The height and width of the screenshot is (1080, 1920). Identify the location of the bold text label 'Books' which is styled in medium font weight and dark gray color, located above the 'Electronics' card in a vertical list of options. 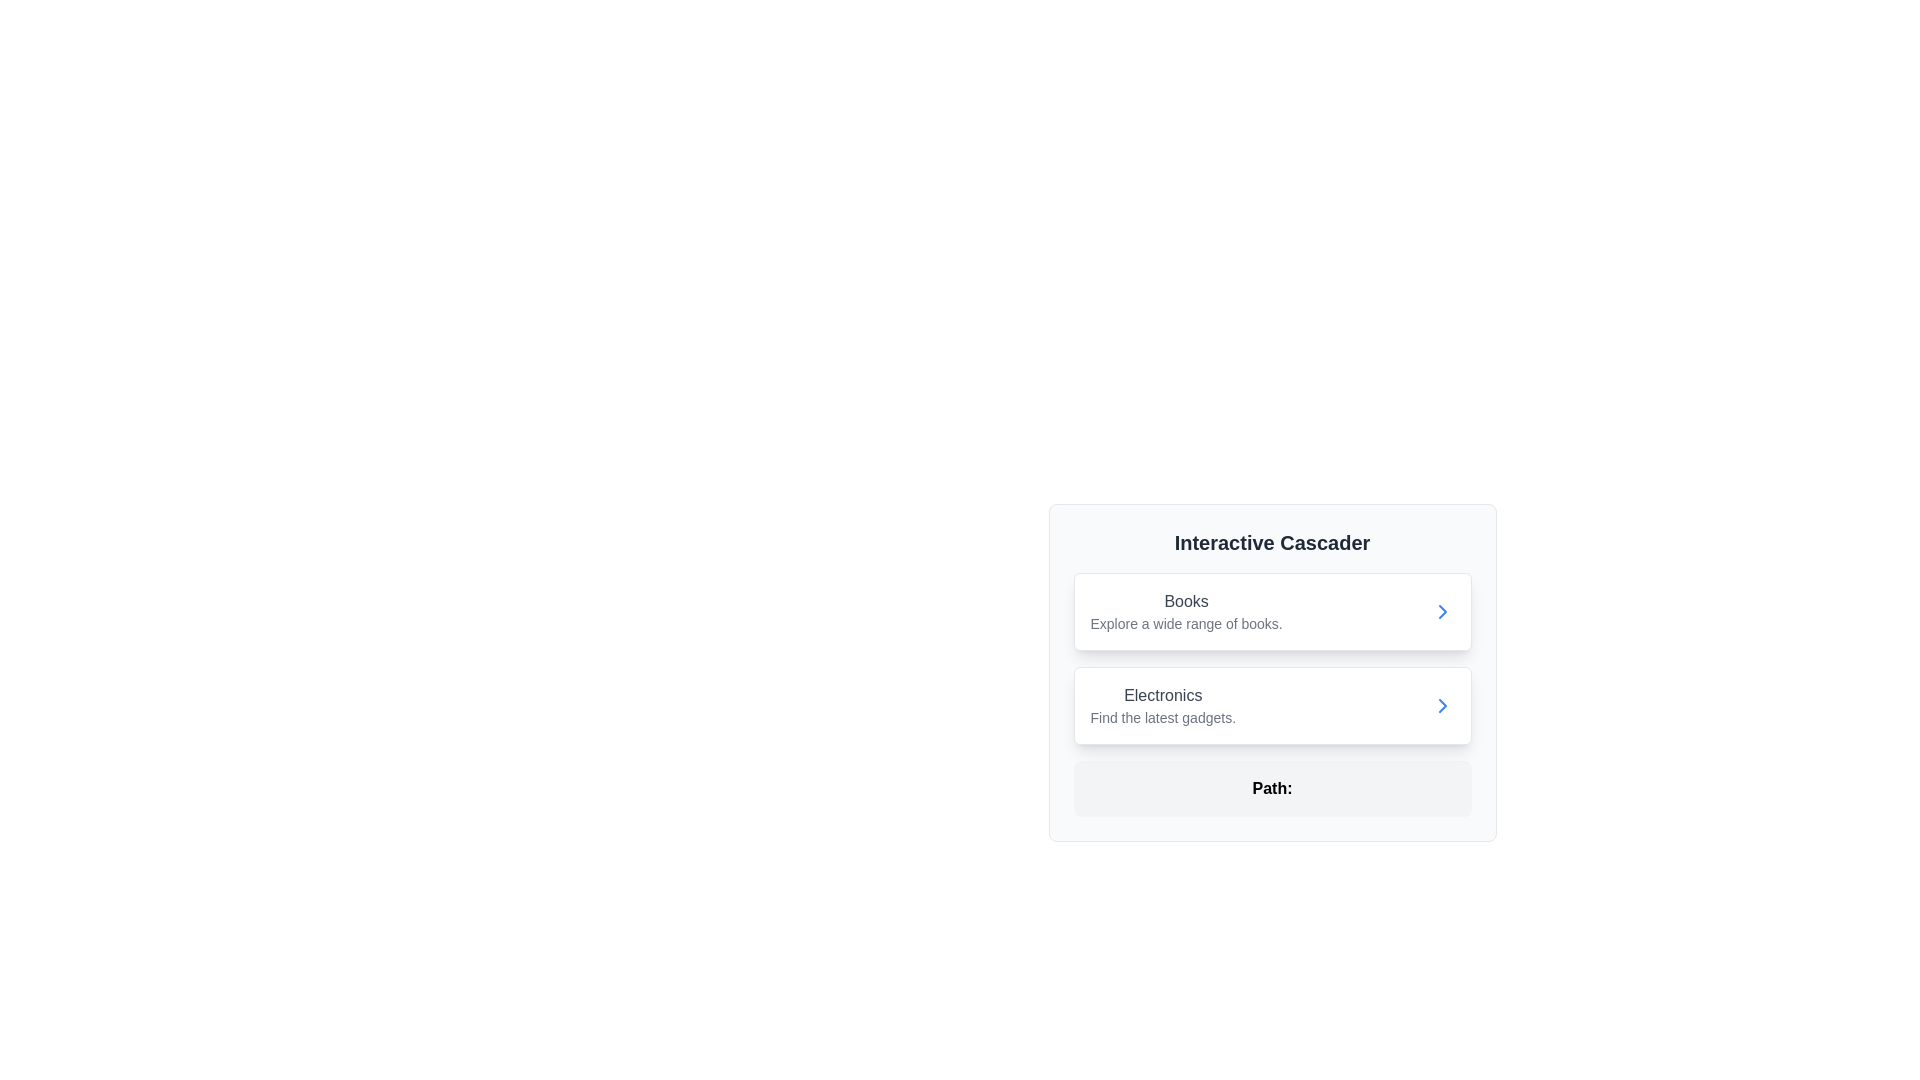
(1186, 600).